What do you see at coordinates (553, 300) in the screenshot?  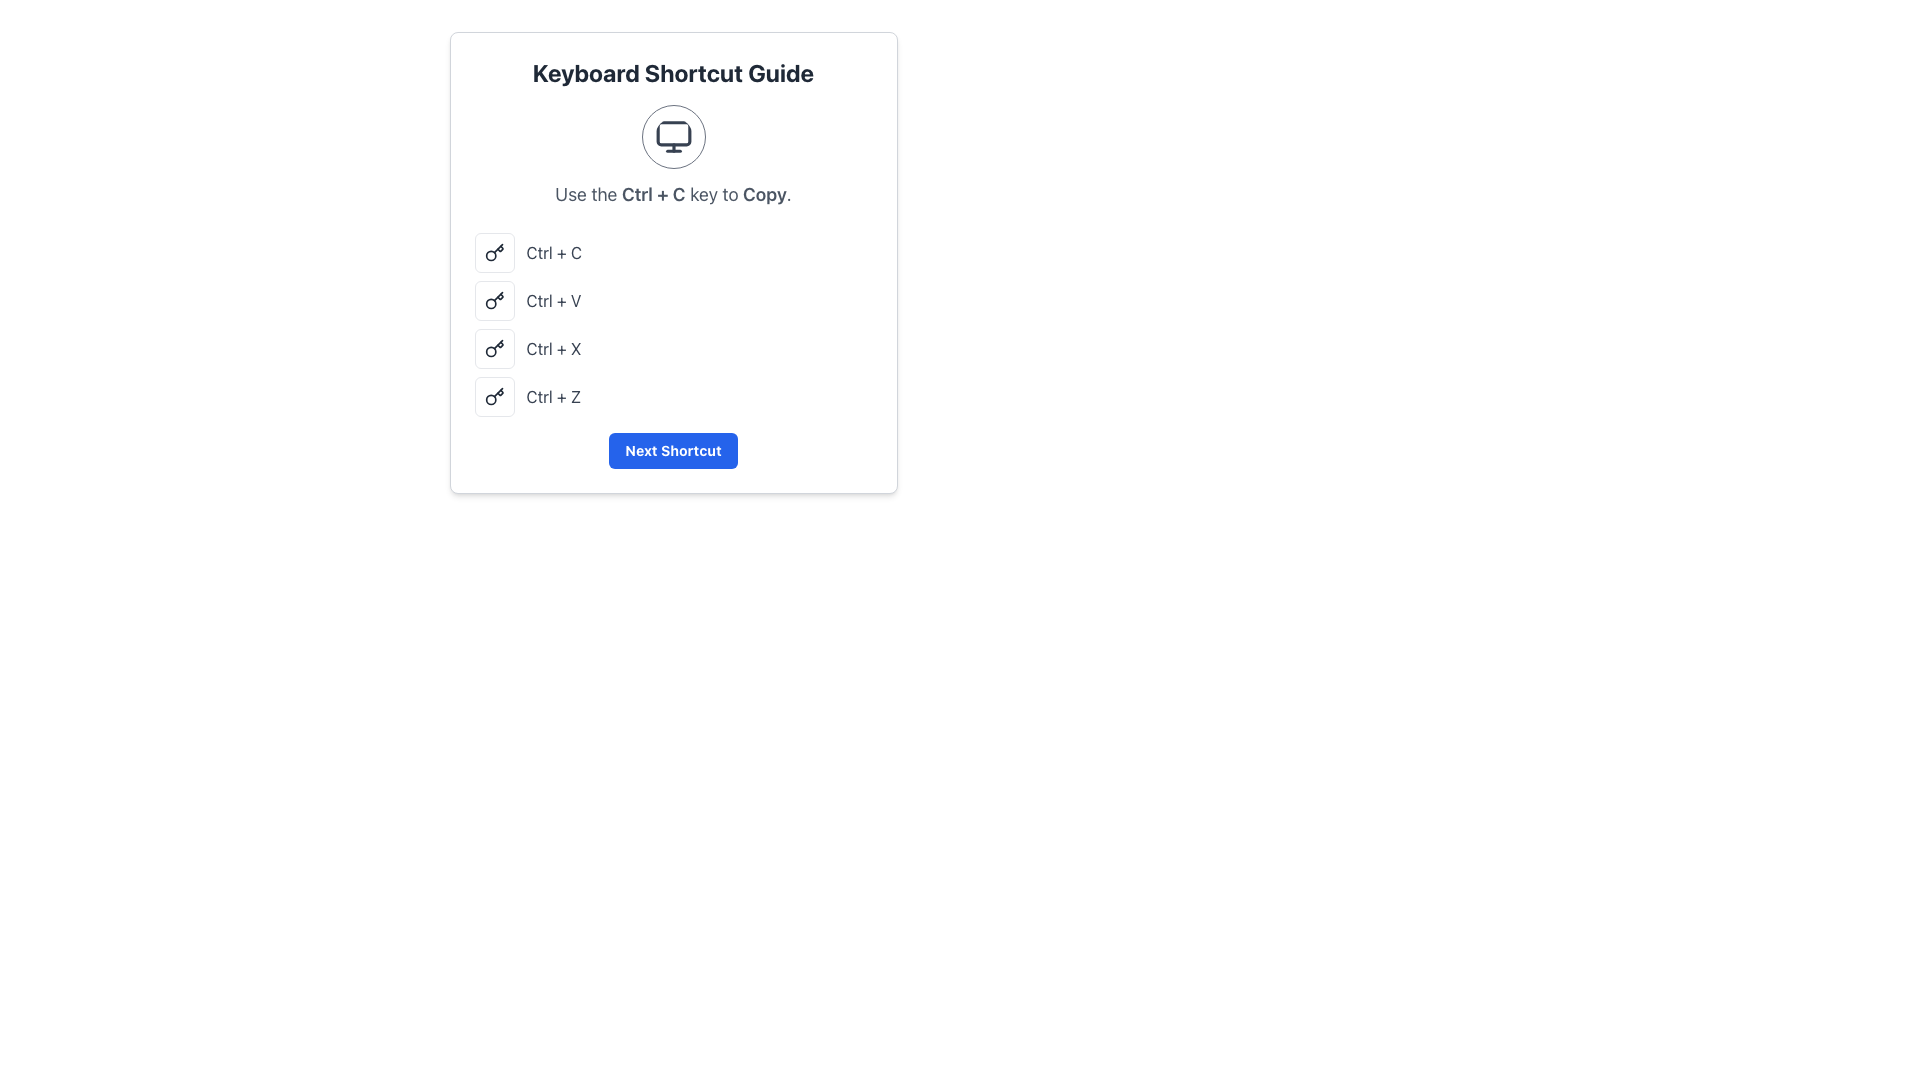 I see `the text label indicating the keyboard shortcut Ctrl + V, which is positioned as the second text entry in a vertical list of keyboard shortcuts, located to the right of a small key icon` at bounding box center [553, 300].